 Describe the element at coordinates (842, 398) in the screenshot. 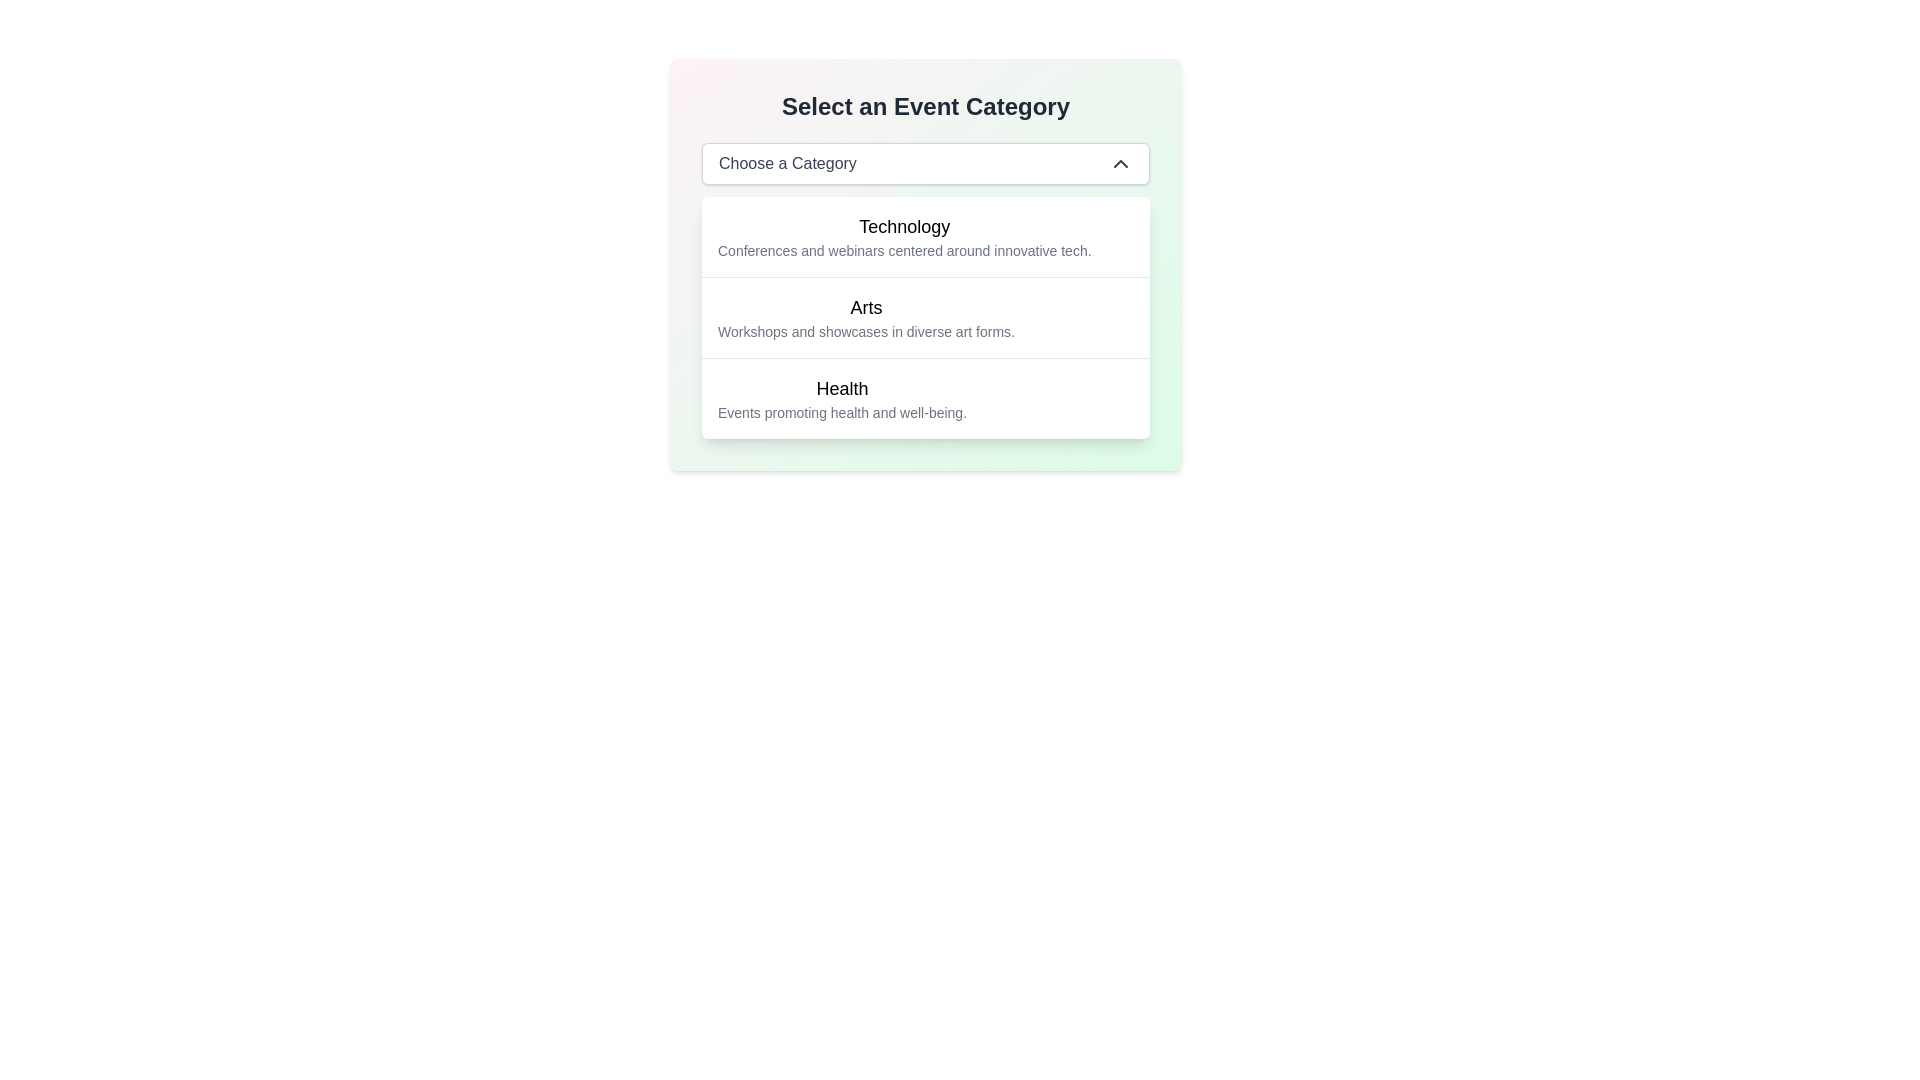

I see `the 'Health' text block in the dropdown menu` at that location.